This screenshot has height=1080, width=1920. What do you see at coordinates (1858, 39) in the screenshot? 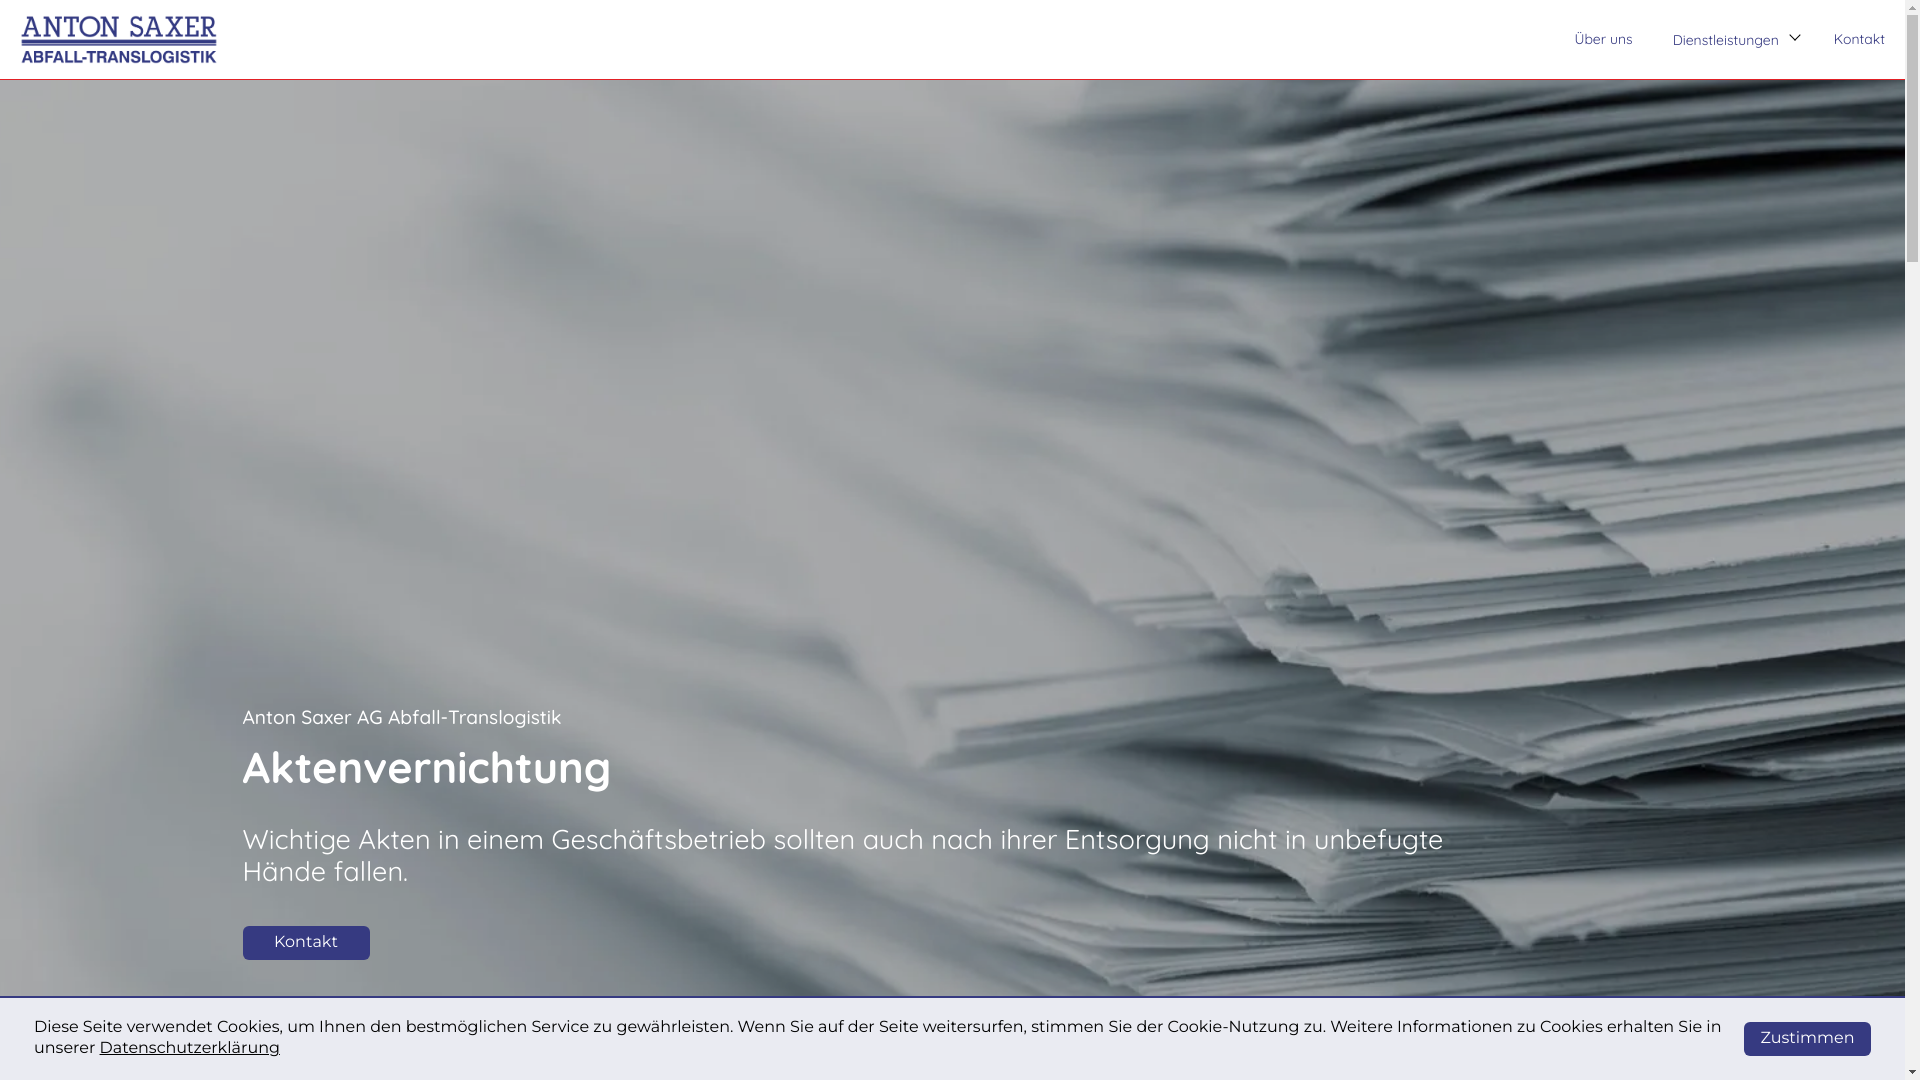
I see `'Kontakt'` at bounding box center [1858, 39].